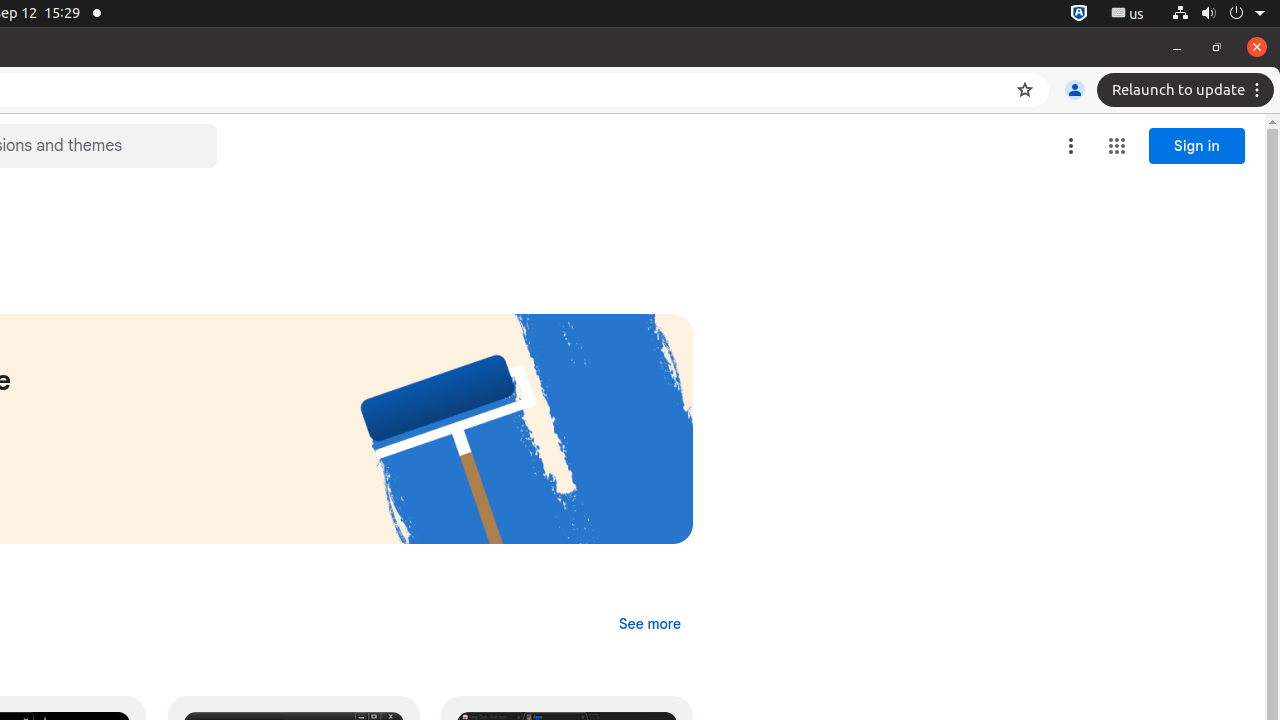  I want to click on ':1.72/StatusNotifierItem', so click(1078, 13).